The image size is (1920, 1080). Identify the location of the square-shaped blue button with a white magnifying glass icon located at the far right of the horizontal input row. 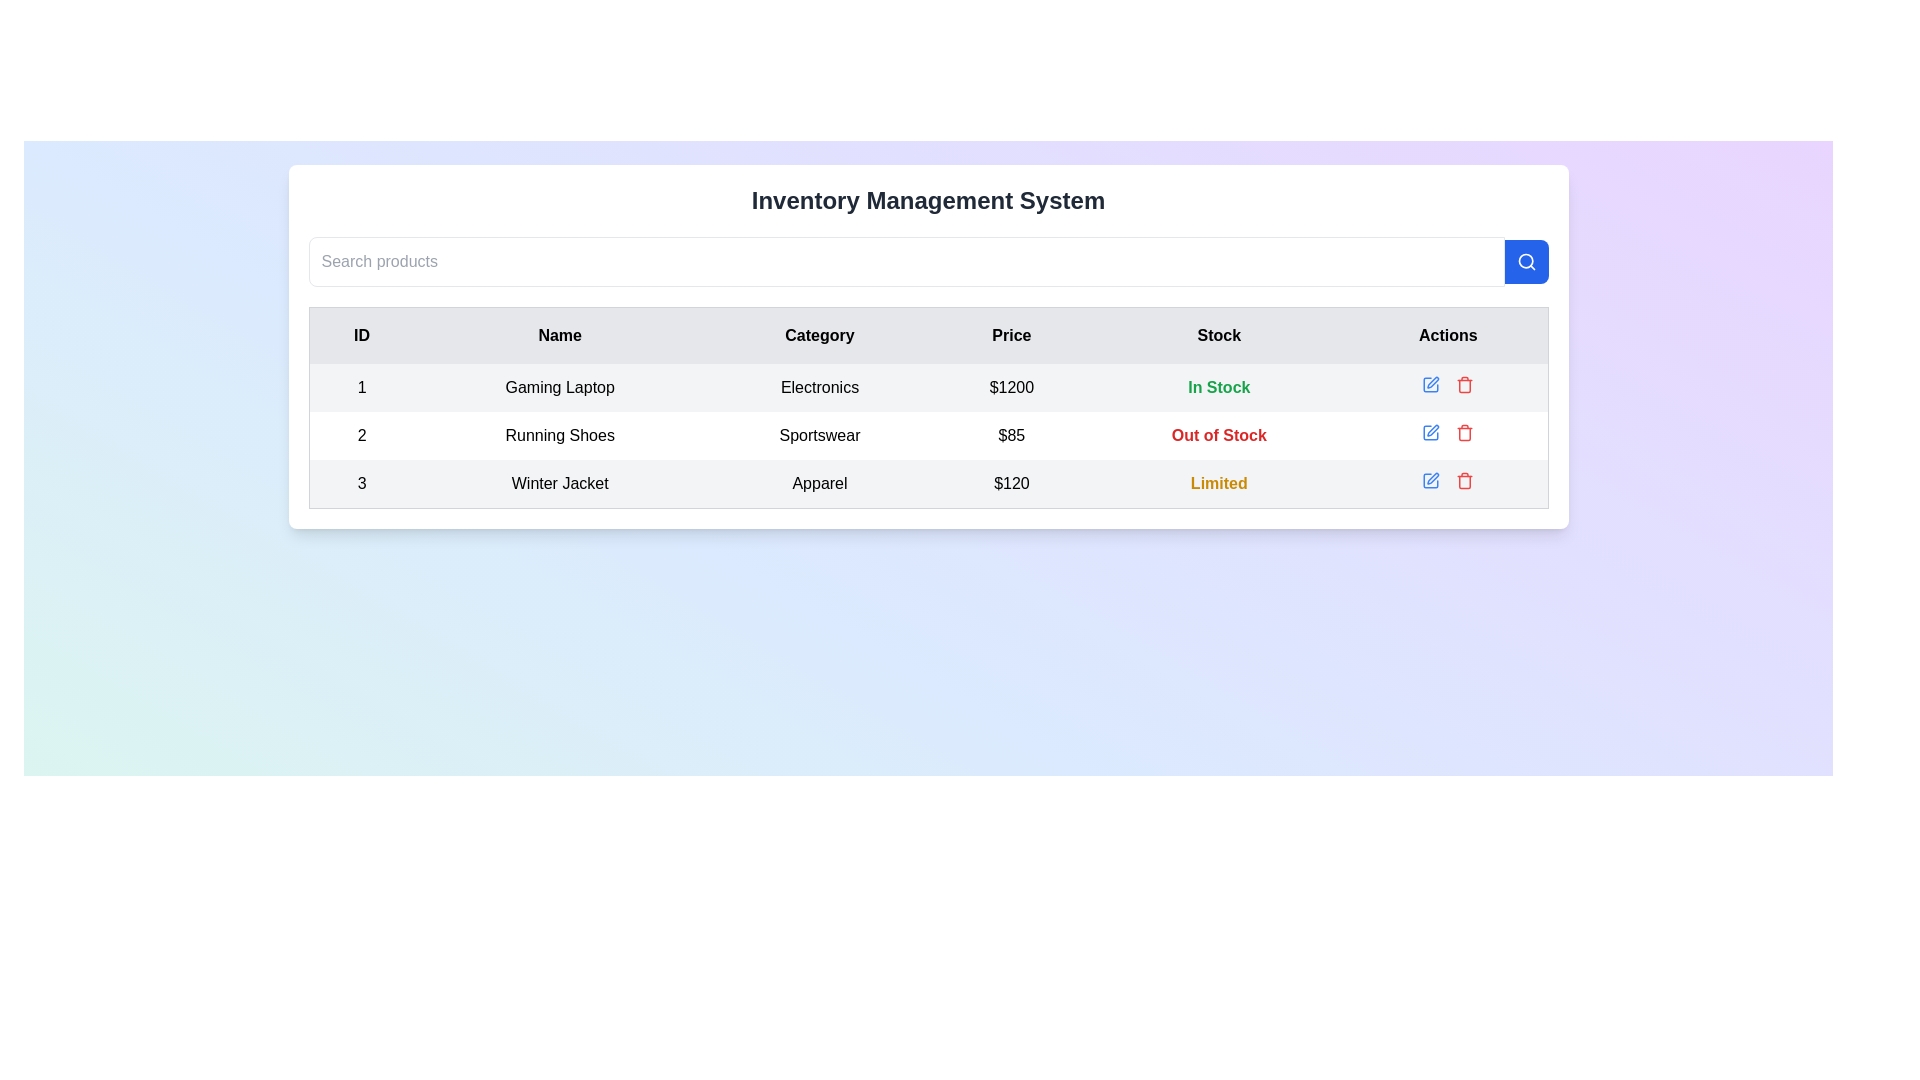
(1525, 261).